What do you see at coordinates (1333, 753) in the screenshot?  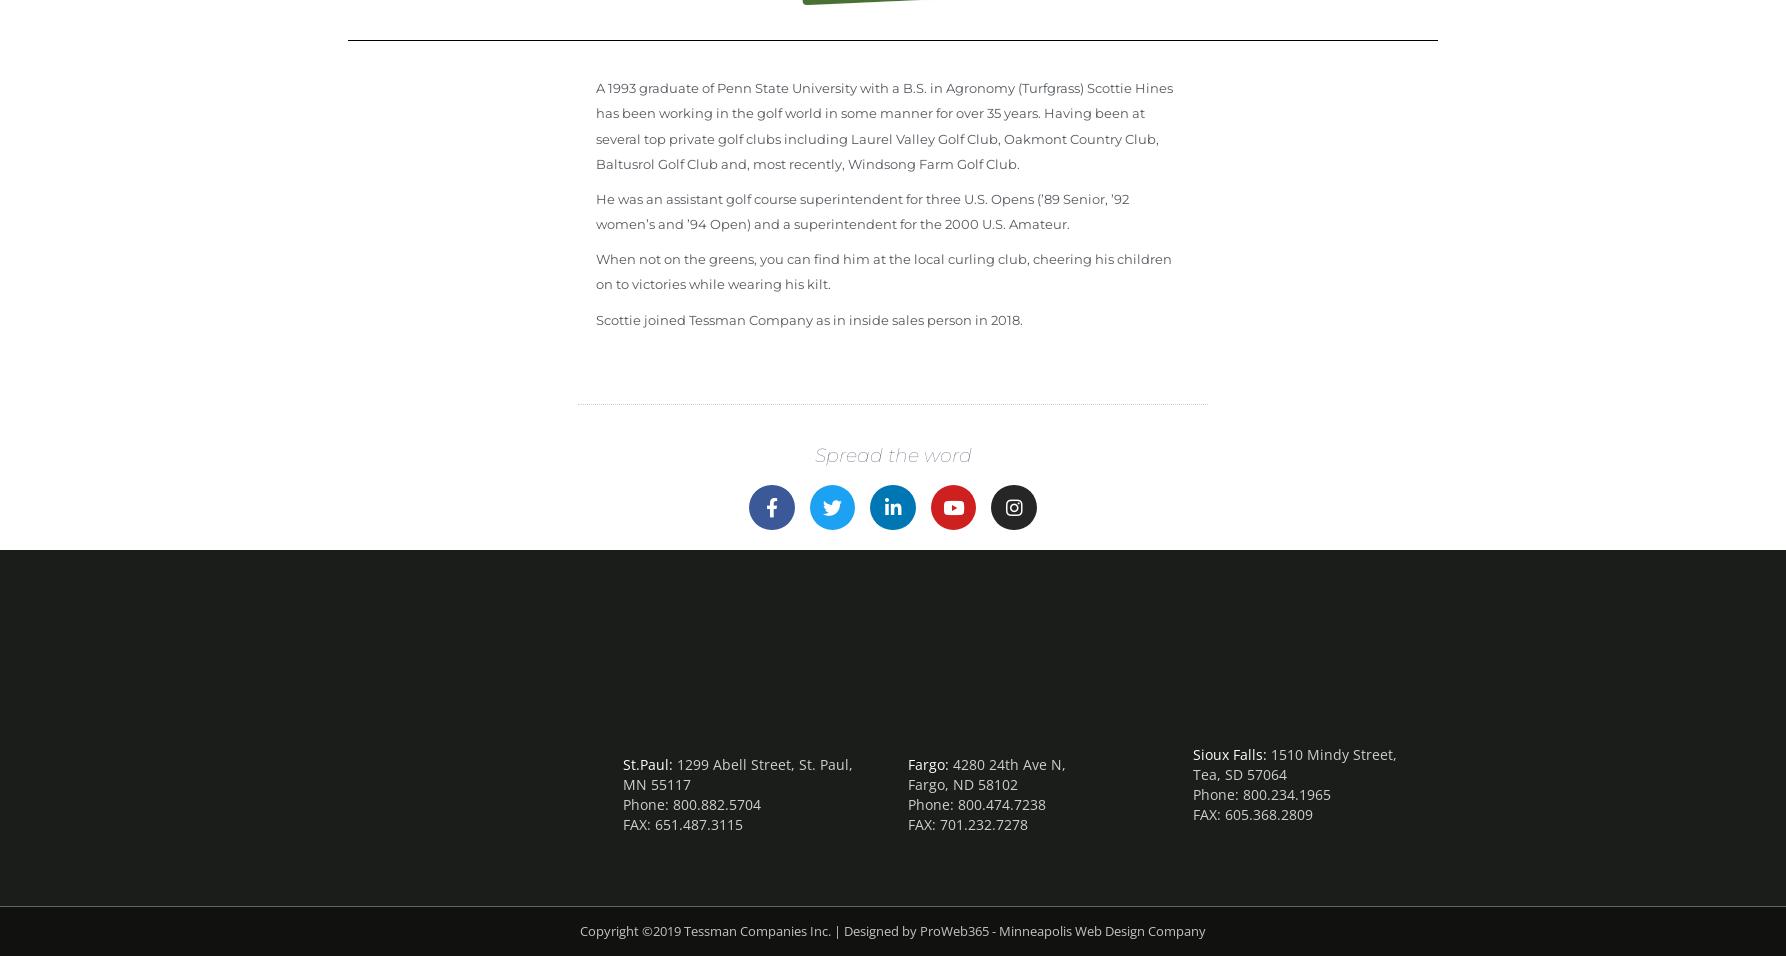 I see `'1510 Mindy Street,'` at bounding box center [1333, 753].